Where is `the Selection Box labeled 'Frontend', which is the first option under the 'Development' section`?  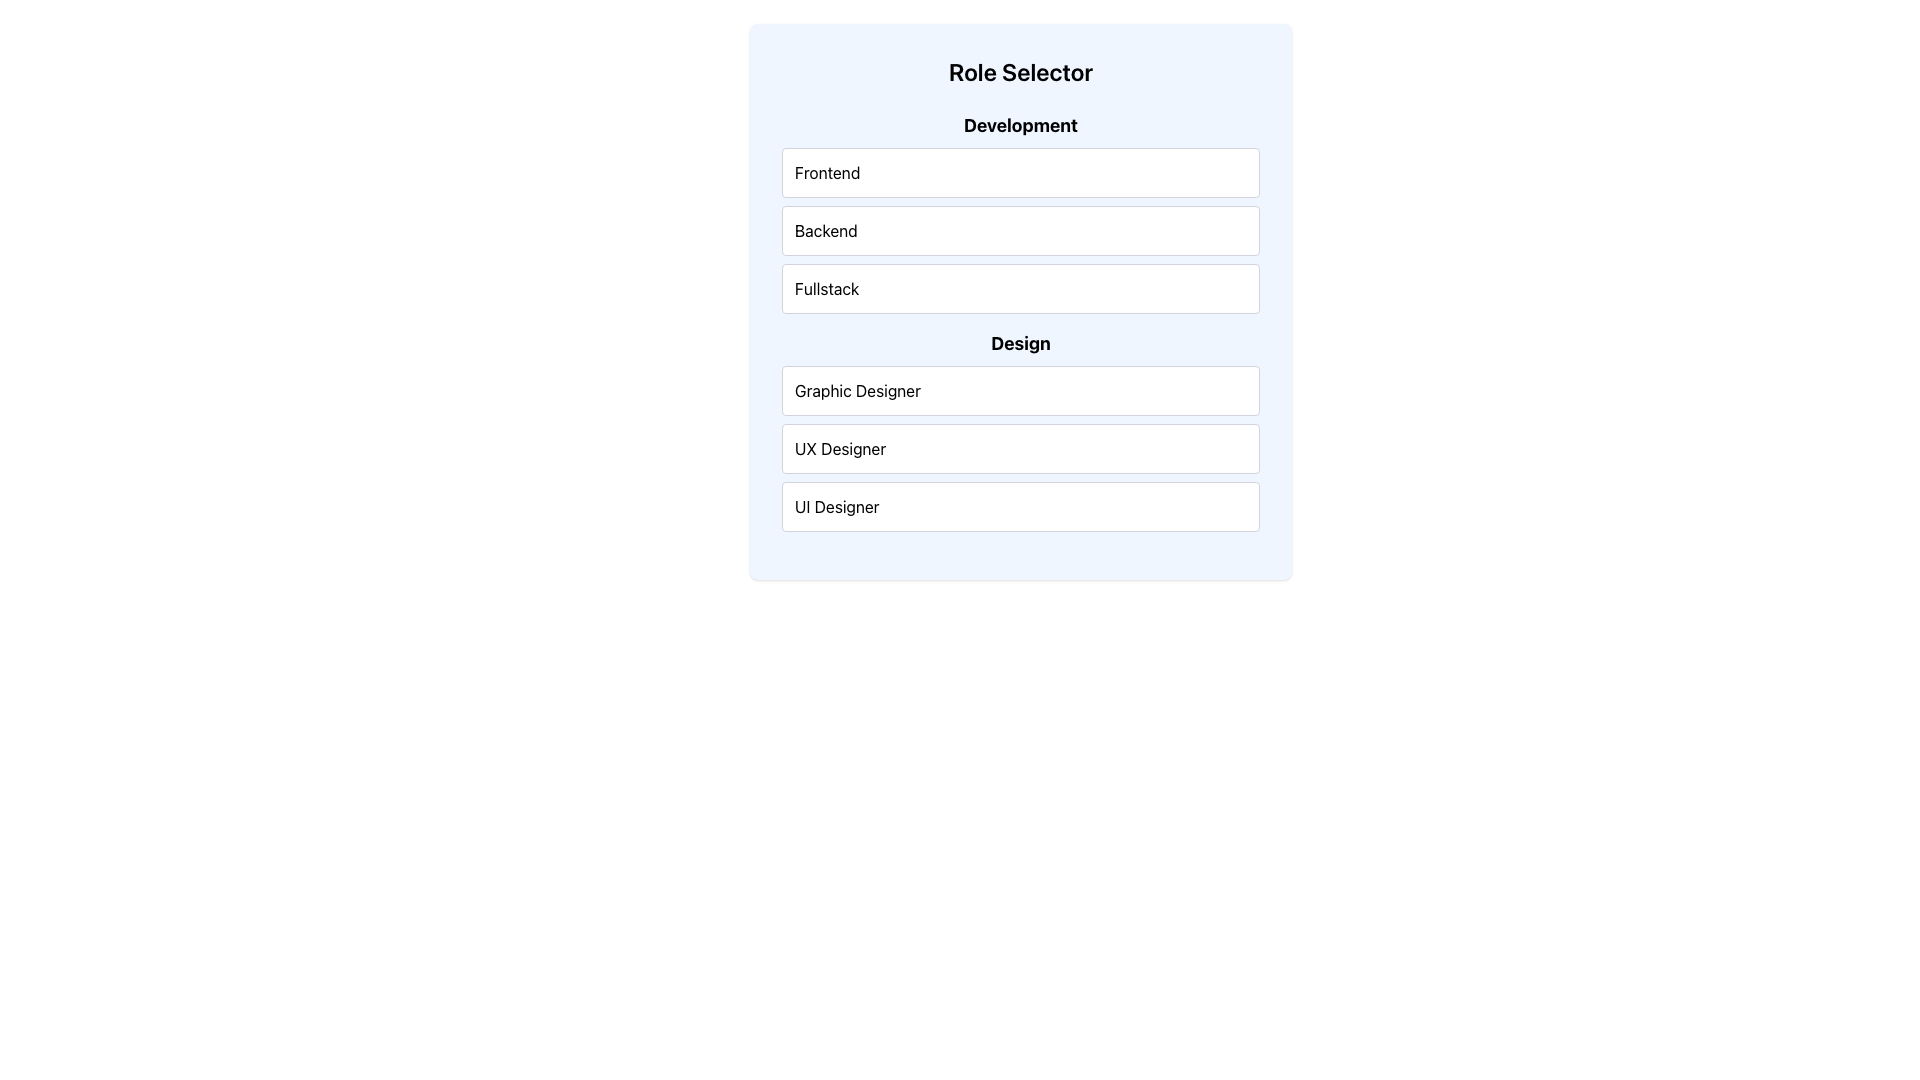
the Selection Box labeled 'Frontend', which is the first option under the 'Development' section is located at coordinates (1021, 172).